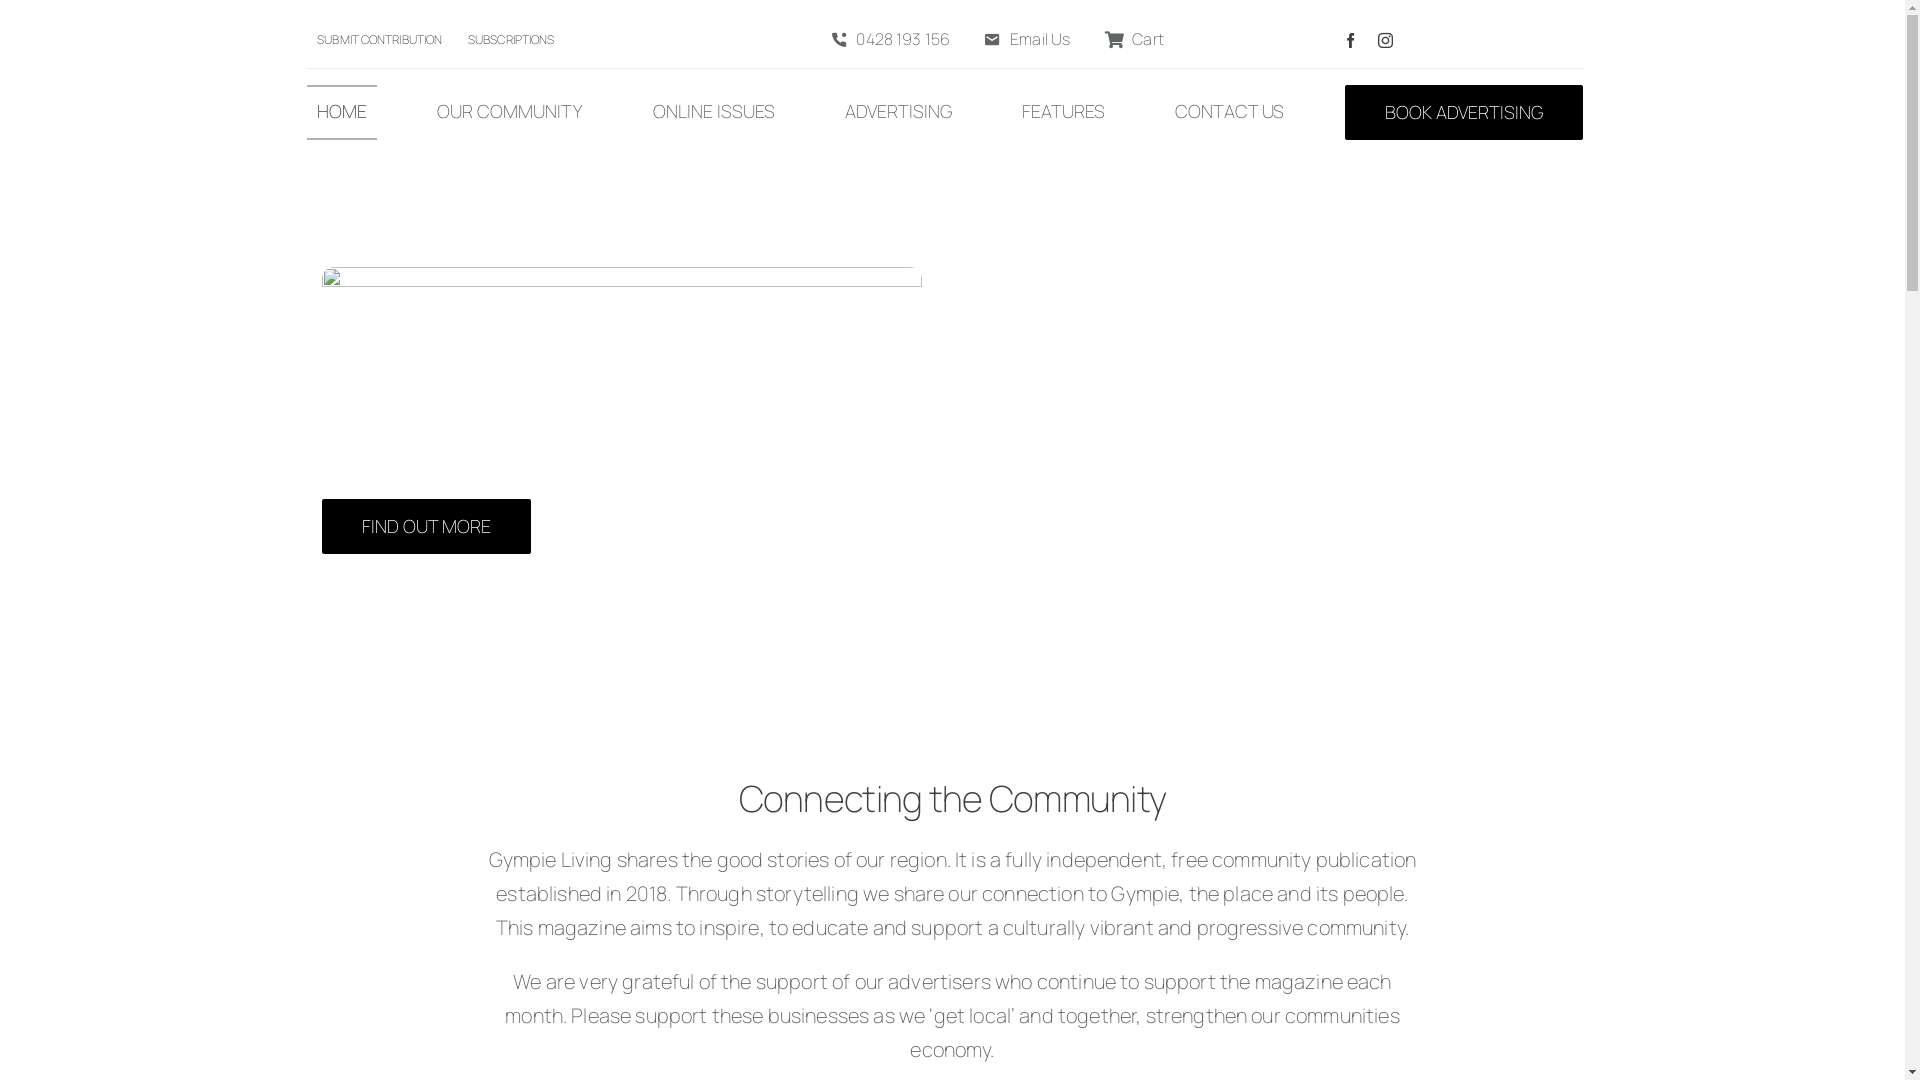  I want to click on 'Cart', so click(1129, 40).